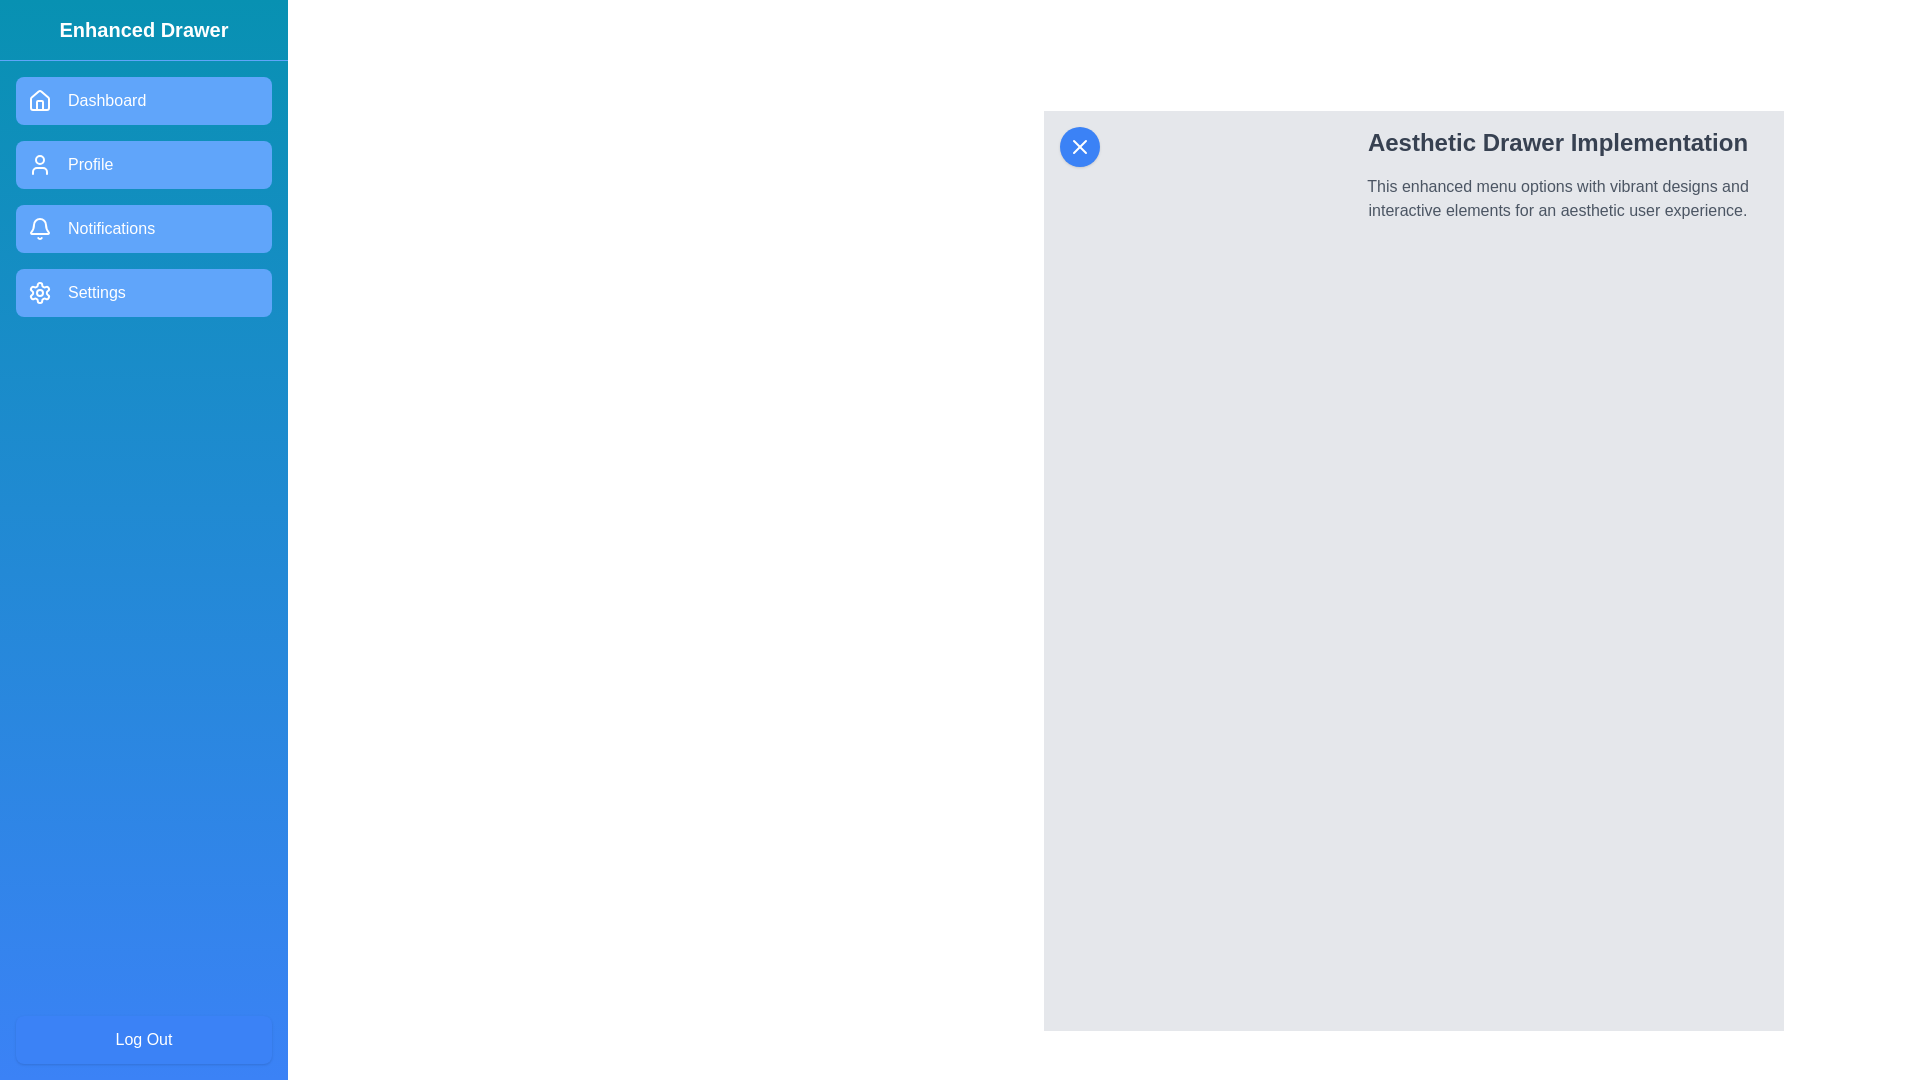  I want to click on description of the Text Block titled 'Aesthetic Drawer Implementation' located in the upper-right section of the interface, so click(1557, 173).